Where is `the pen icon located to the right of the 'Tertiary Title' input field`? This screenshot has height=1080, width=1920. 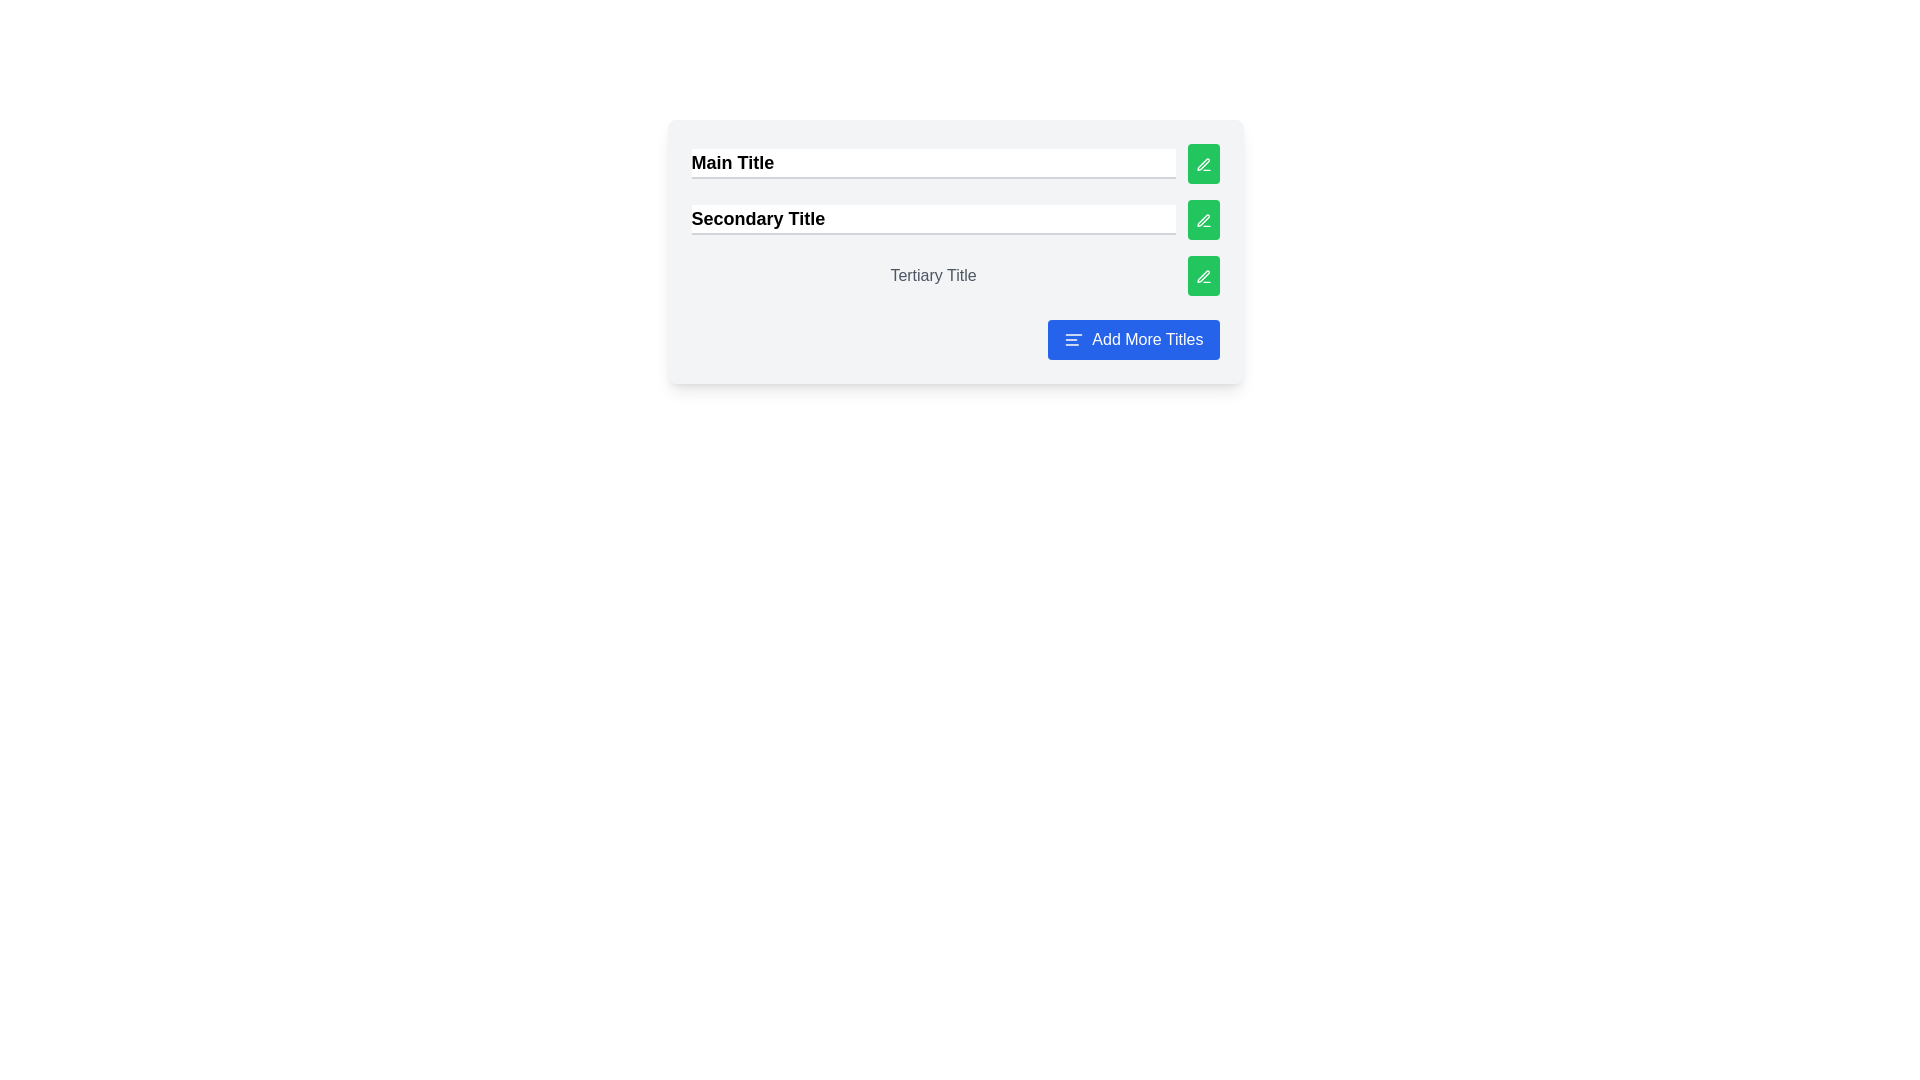 the pen icon located to the right of the 'Tertiary Title' input field is located at coordinates (1202, 276).